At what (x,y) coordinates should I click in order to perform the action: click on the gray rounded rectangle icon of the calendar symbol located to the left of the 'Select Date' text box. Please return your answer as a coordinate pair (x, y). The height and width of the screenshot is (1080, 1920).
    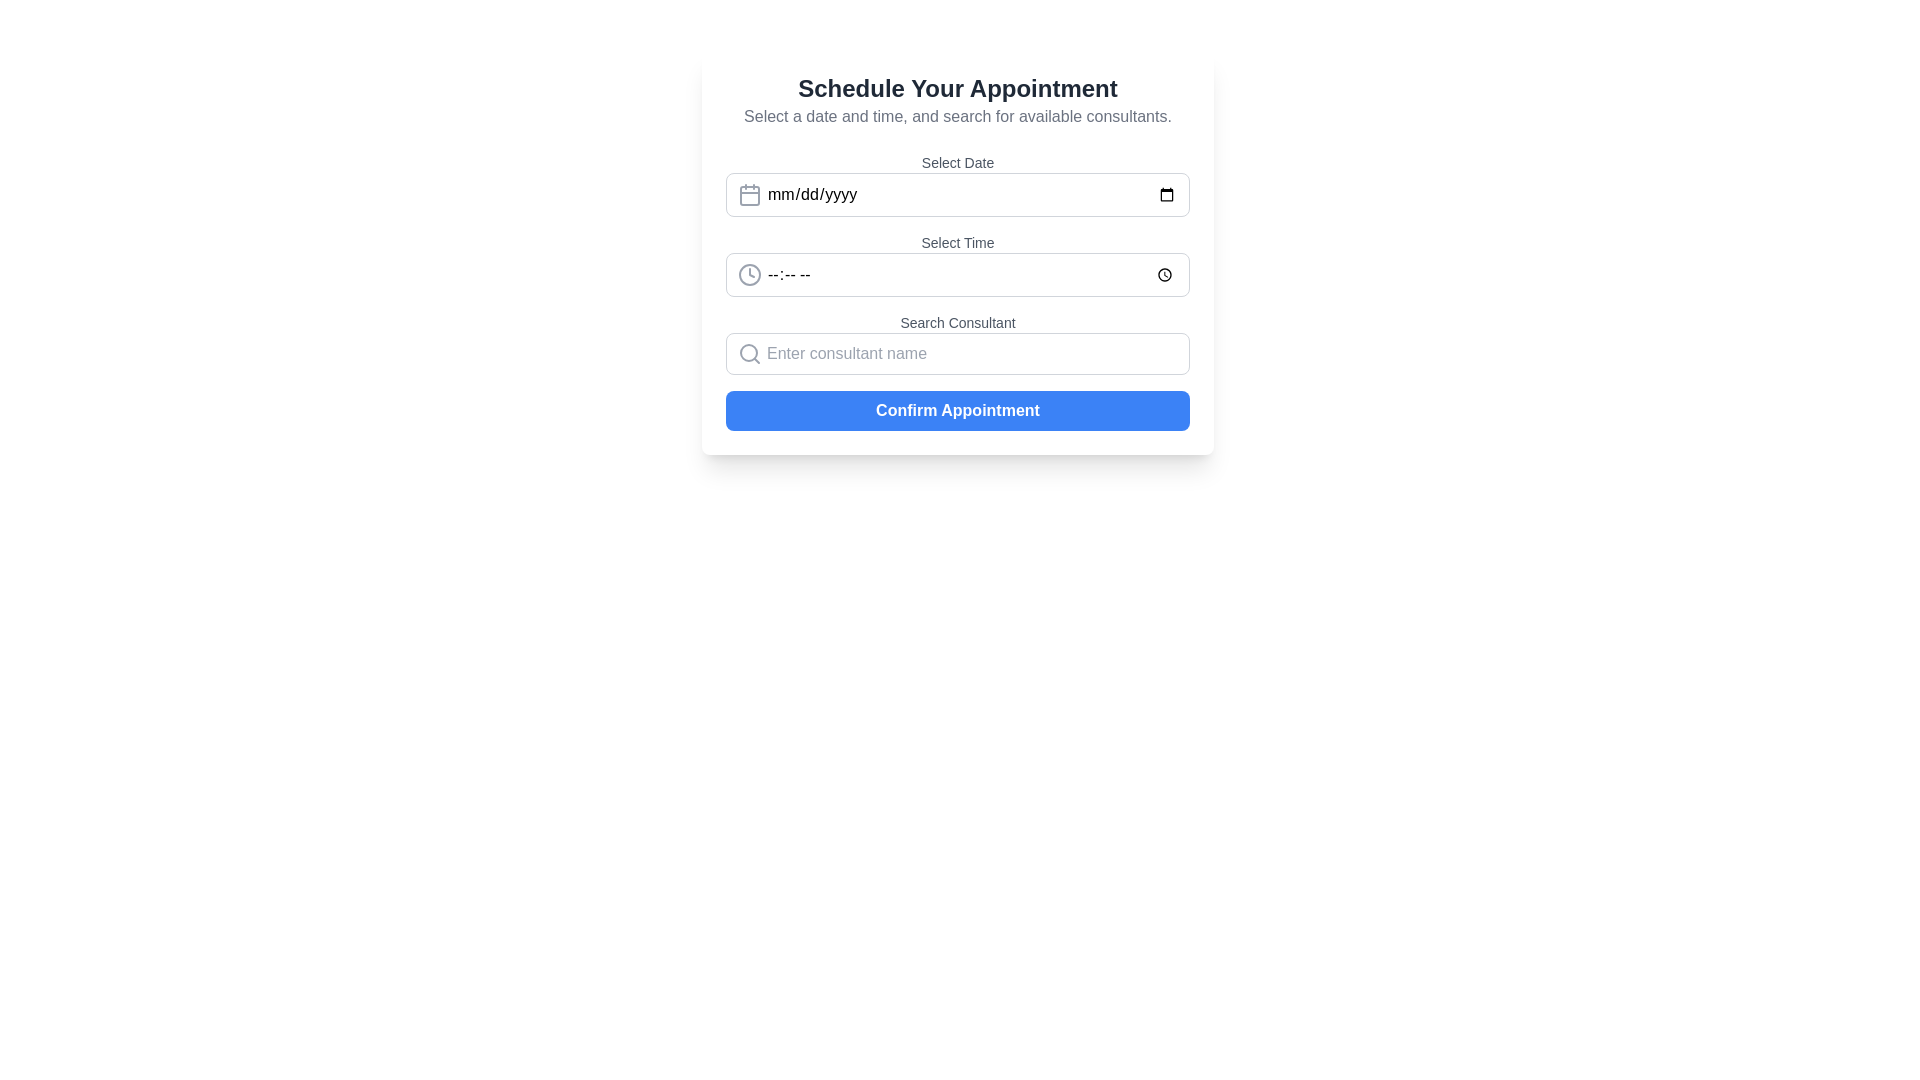
    Looking at the image, I should click on (748, 196).